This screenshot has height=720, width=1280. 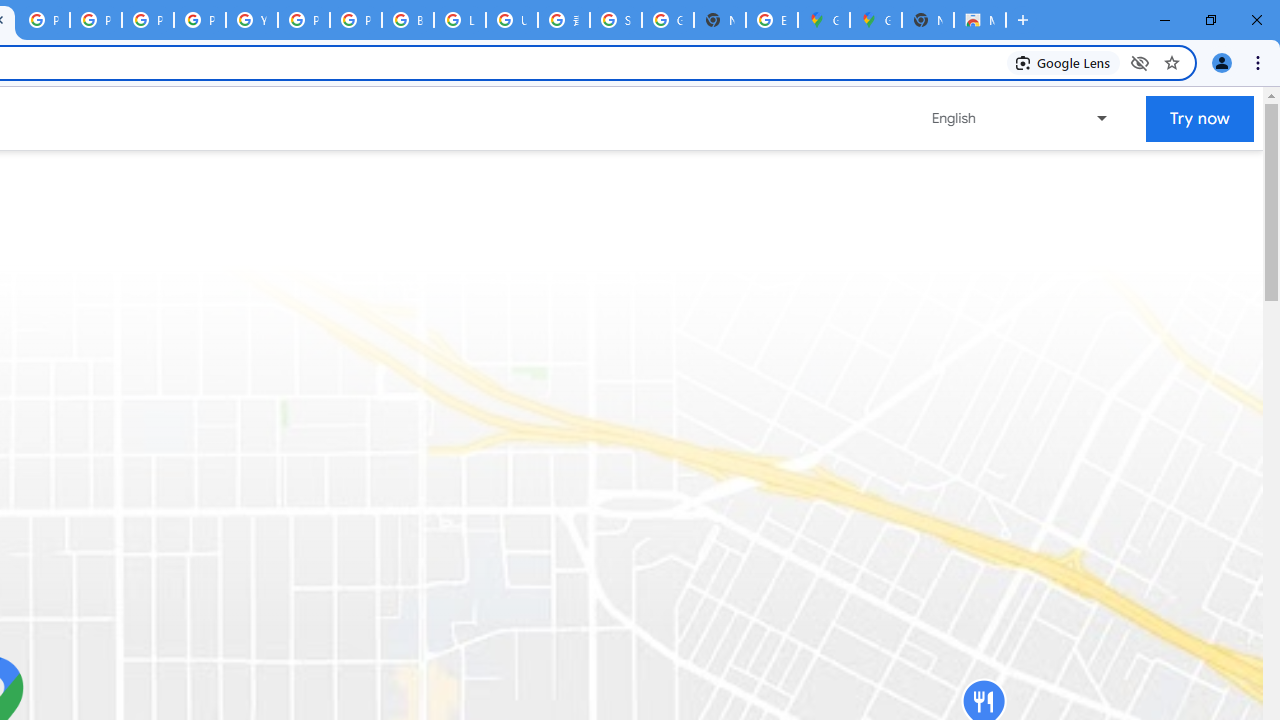 I want to click on 'Explore new street-level details - Google Maps Help', so click(x=770, y=20).